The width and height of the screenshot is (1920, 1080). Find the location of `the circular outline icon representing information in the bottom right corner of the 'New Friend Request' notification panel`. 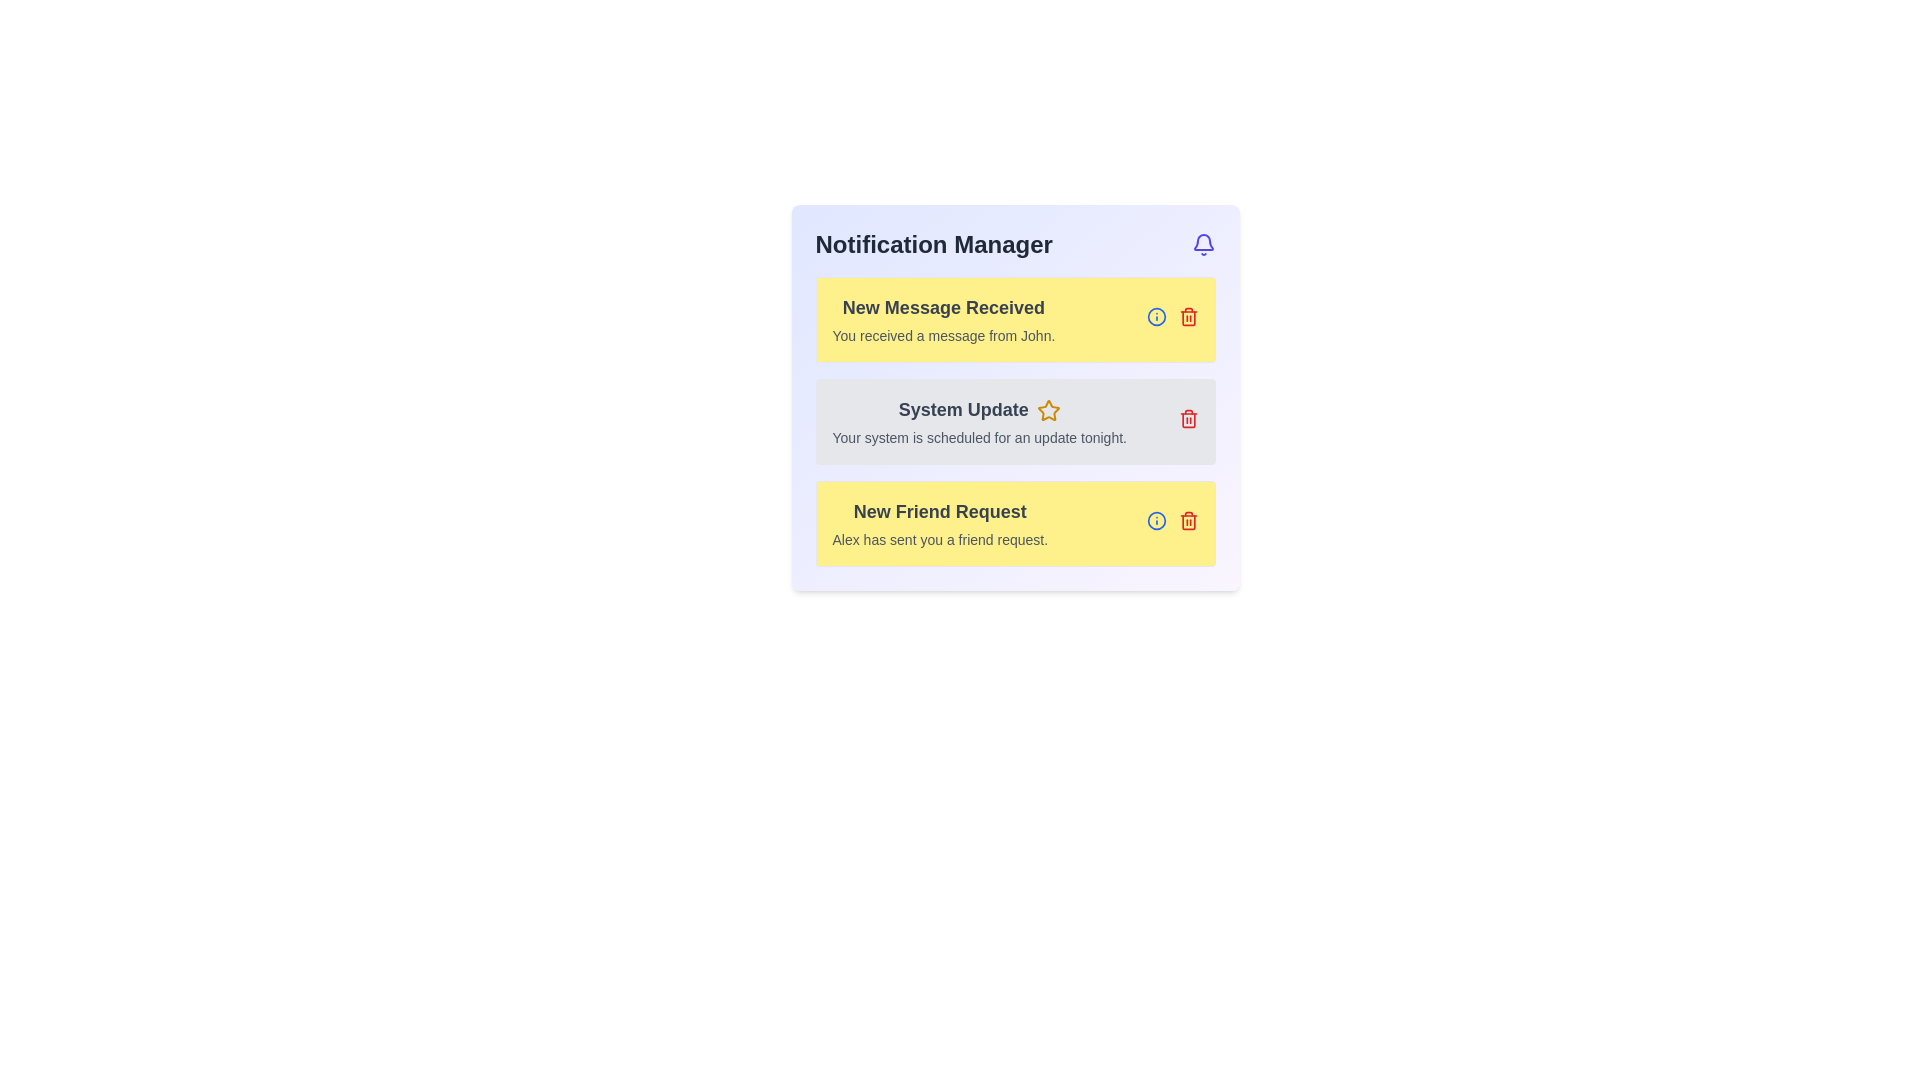

the circular outline icon representing information in the bottom right corner of the 'New Friend Request' notification panel is located at coordinates (1156, 315).